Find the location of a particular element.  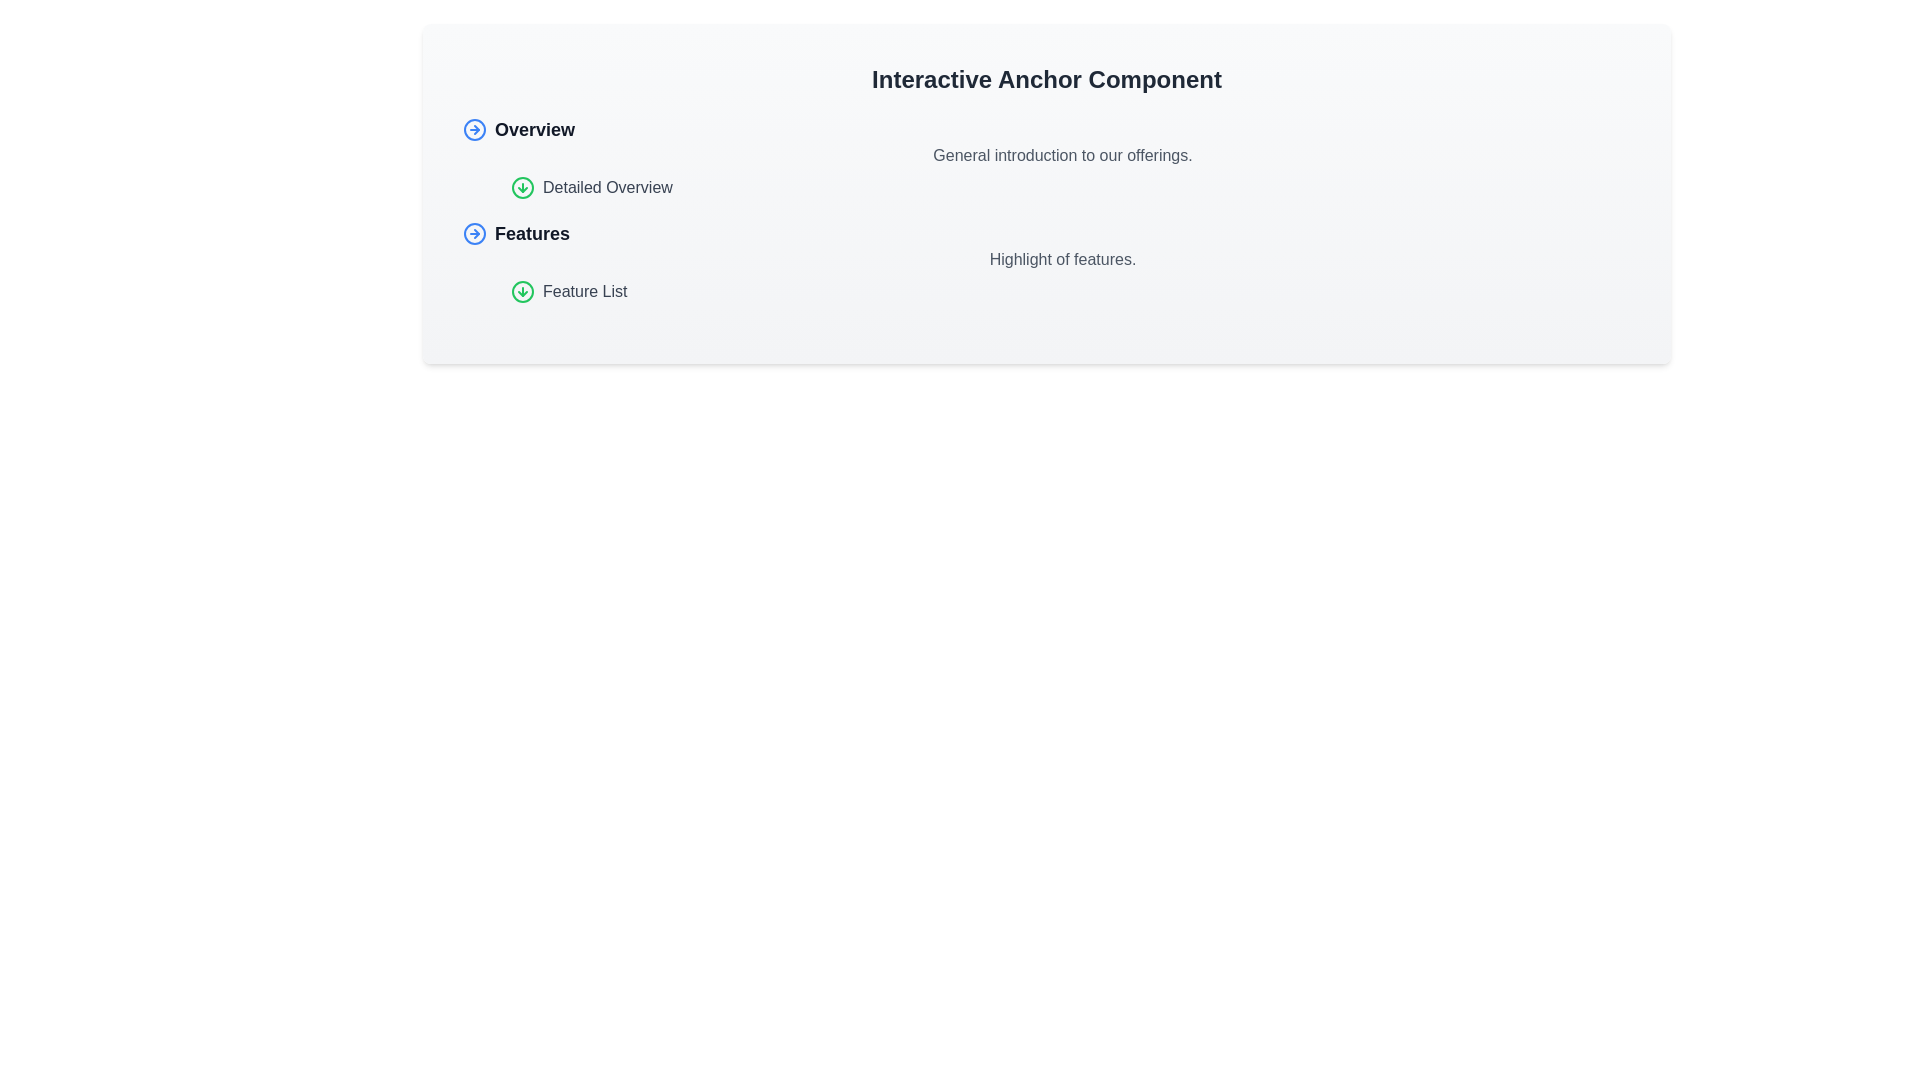

the static text reading 'General introduction to our offerings.' located beneath the 'Overview' heading and preceding the 'Detailed Overview' text is located at coordinates (1061, 154).